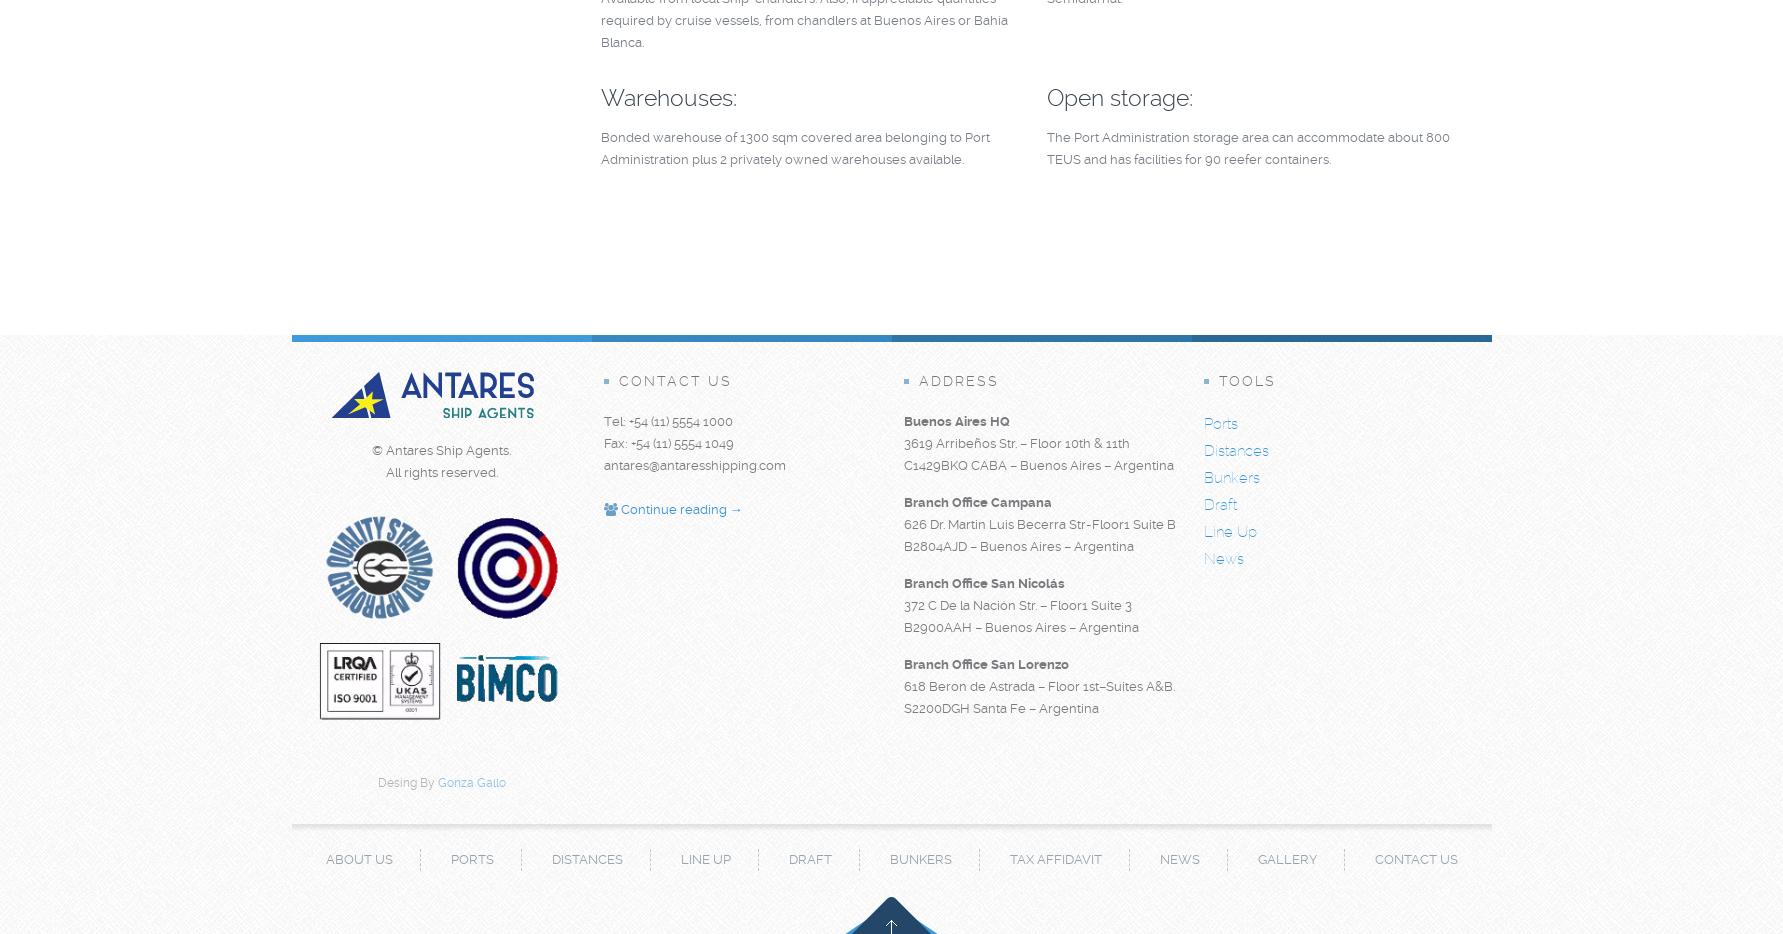  Describe the element at coordinates (901, 546) in the screenshot. I see `'B2804AJD – Buenos Aires – Argentina'` at that location.